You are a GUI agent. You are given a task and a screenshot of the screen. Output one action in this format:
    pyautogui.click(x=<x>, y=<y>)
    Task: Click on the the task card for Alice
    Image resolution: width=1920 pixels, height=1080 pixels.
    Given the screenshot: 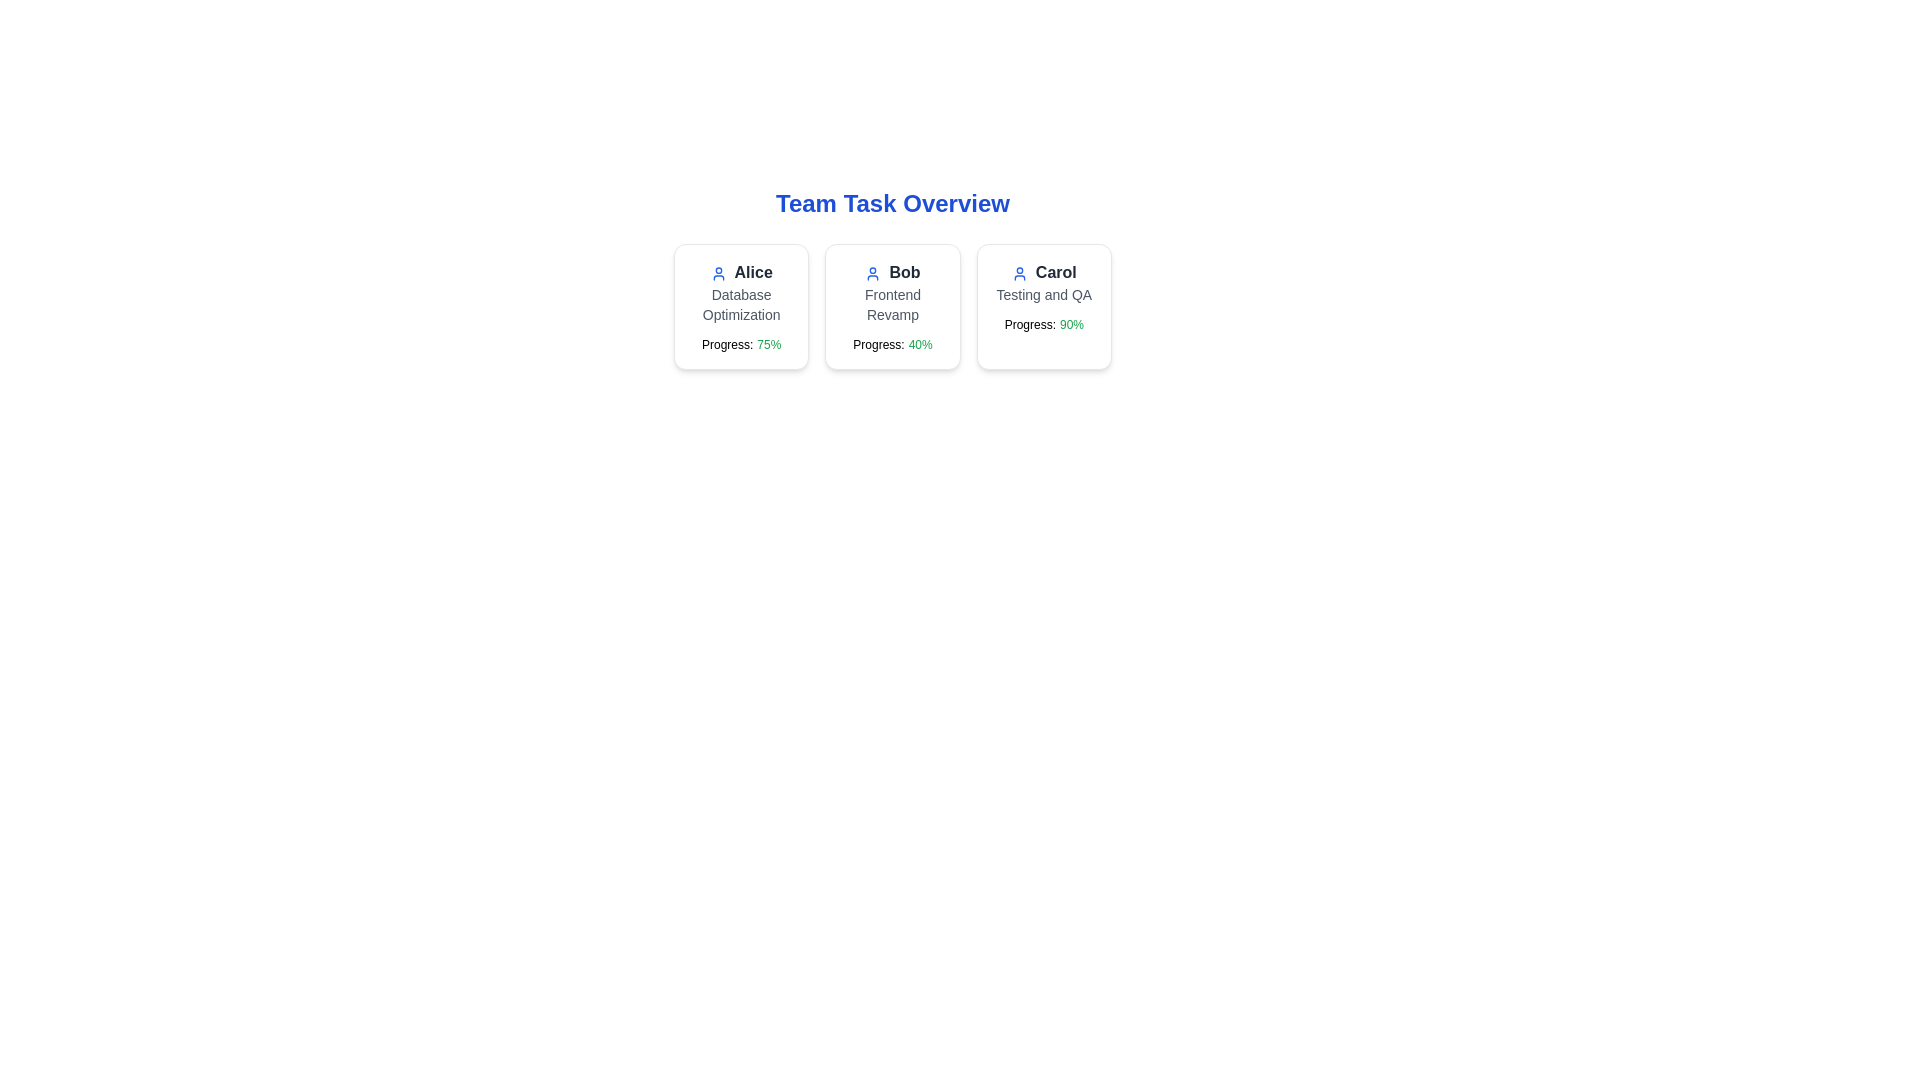 What is the action you would take?
    pyautogui.click(x=740, y=307)
    